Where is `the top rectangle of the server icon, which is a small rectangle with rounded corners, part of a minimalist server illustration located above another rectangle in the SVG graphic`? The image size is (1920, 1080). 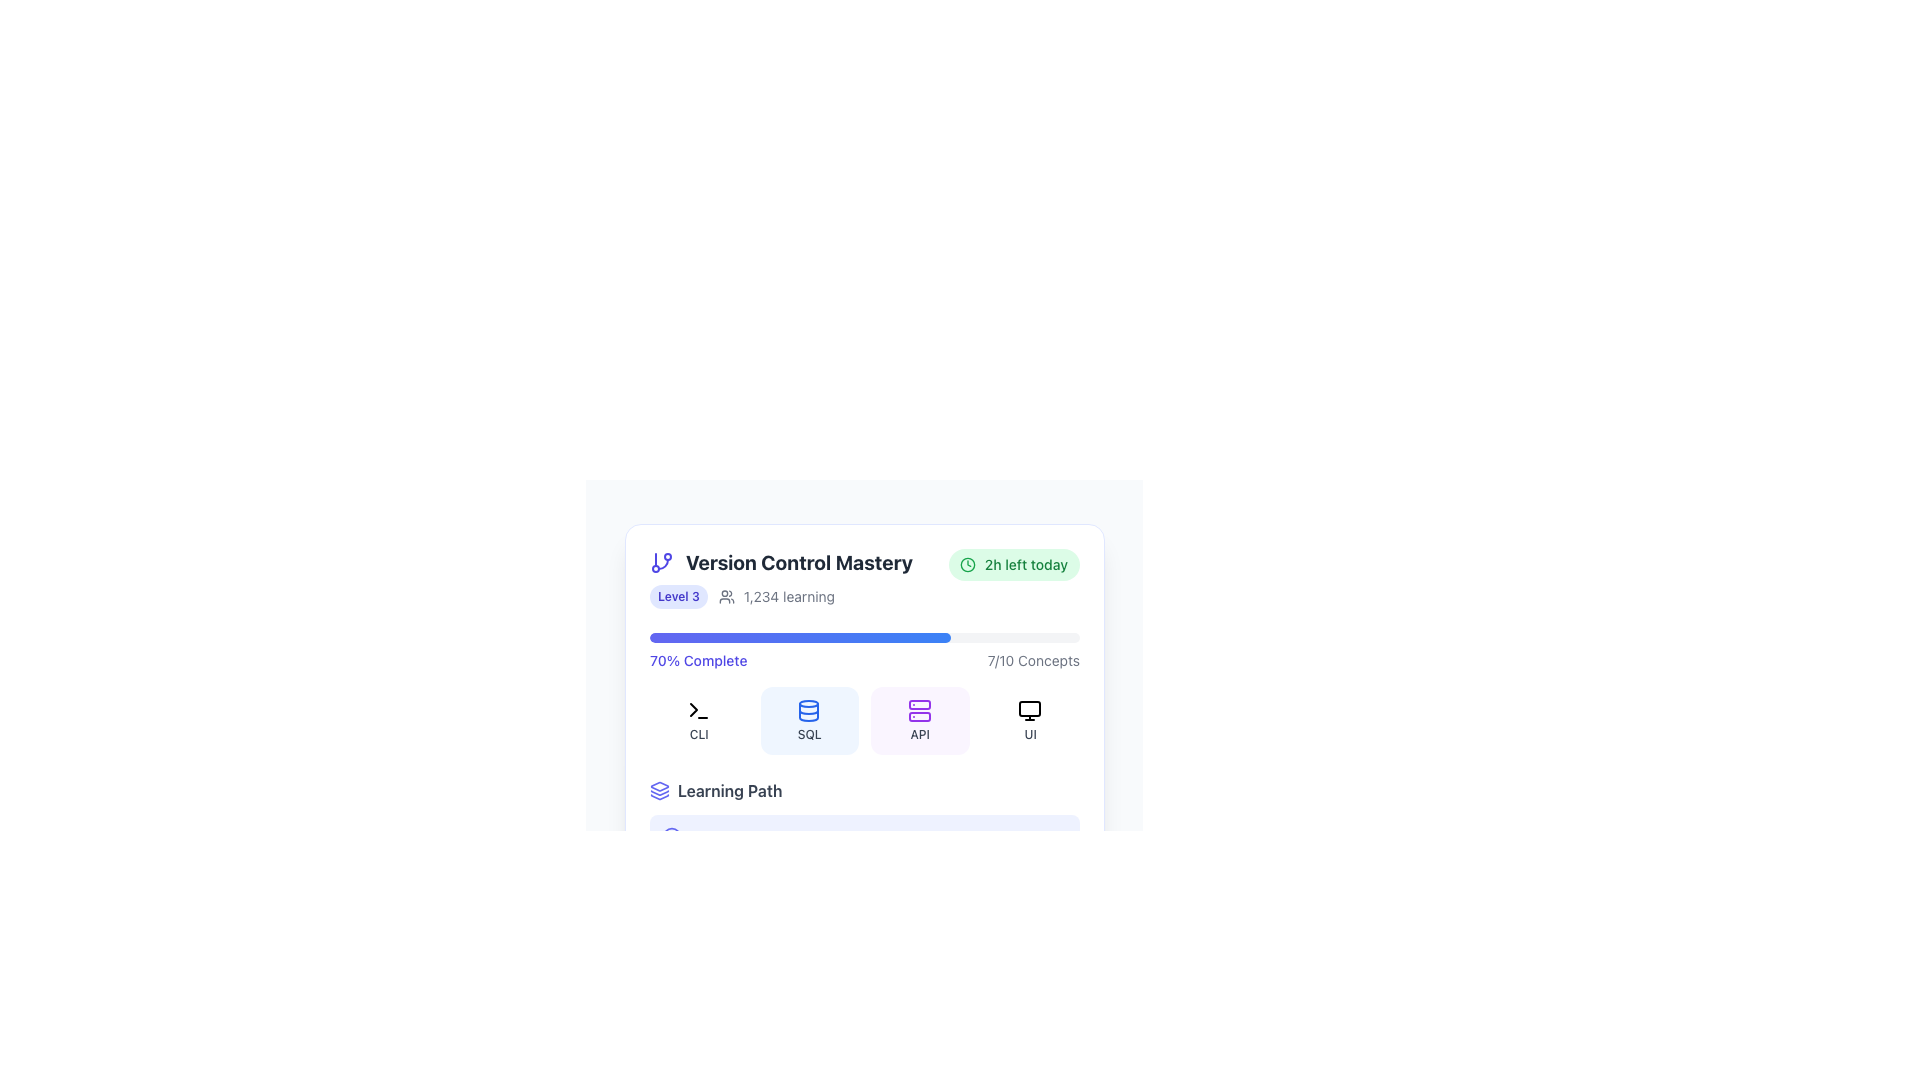
the top rectangle of the server icon, which is a small rectangle with rounded corners, part of a minimalist server illustration located above another rectangle in the SVG graphic is located at coordinates (918, 704).